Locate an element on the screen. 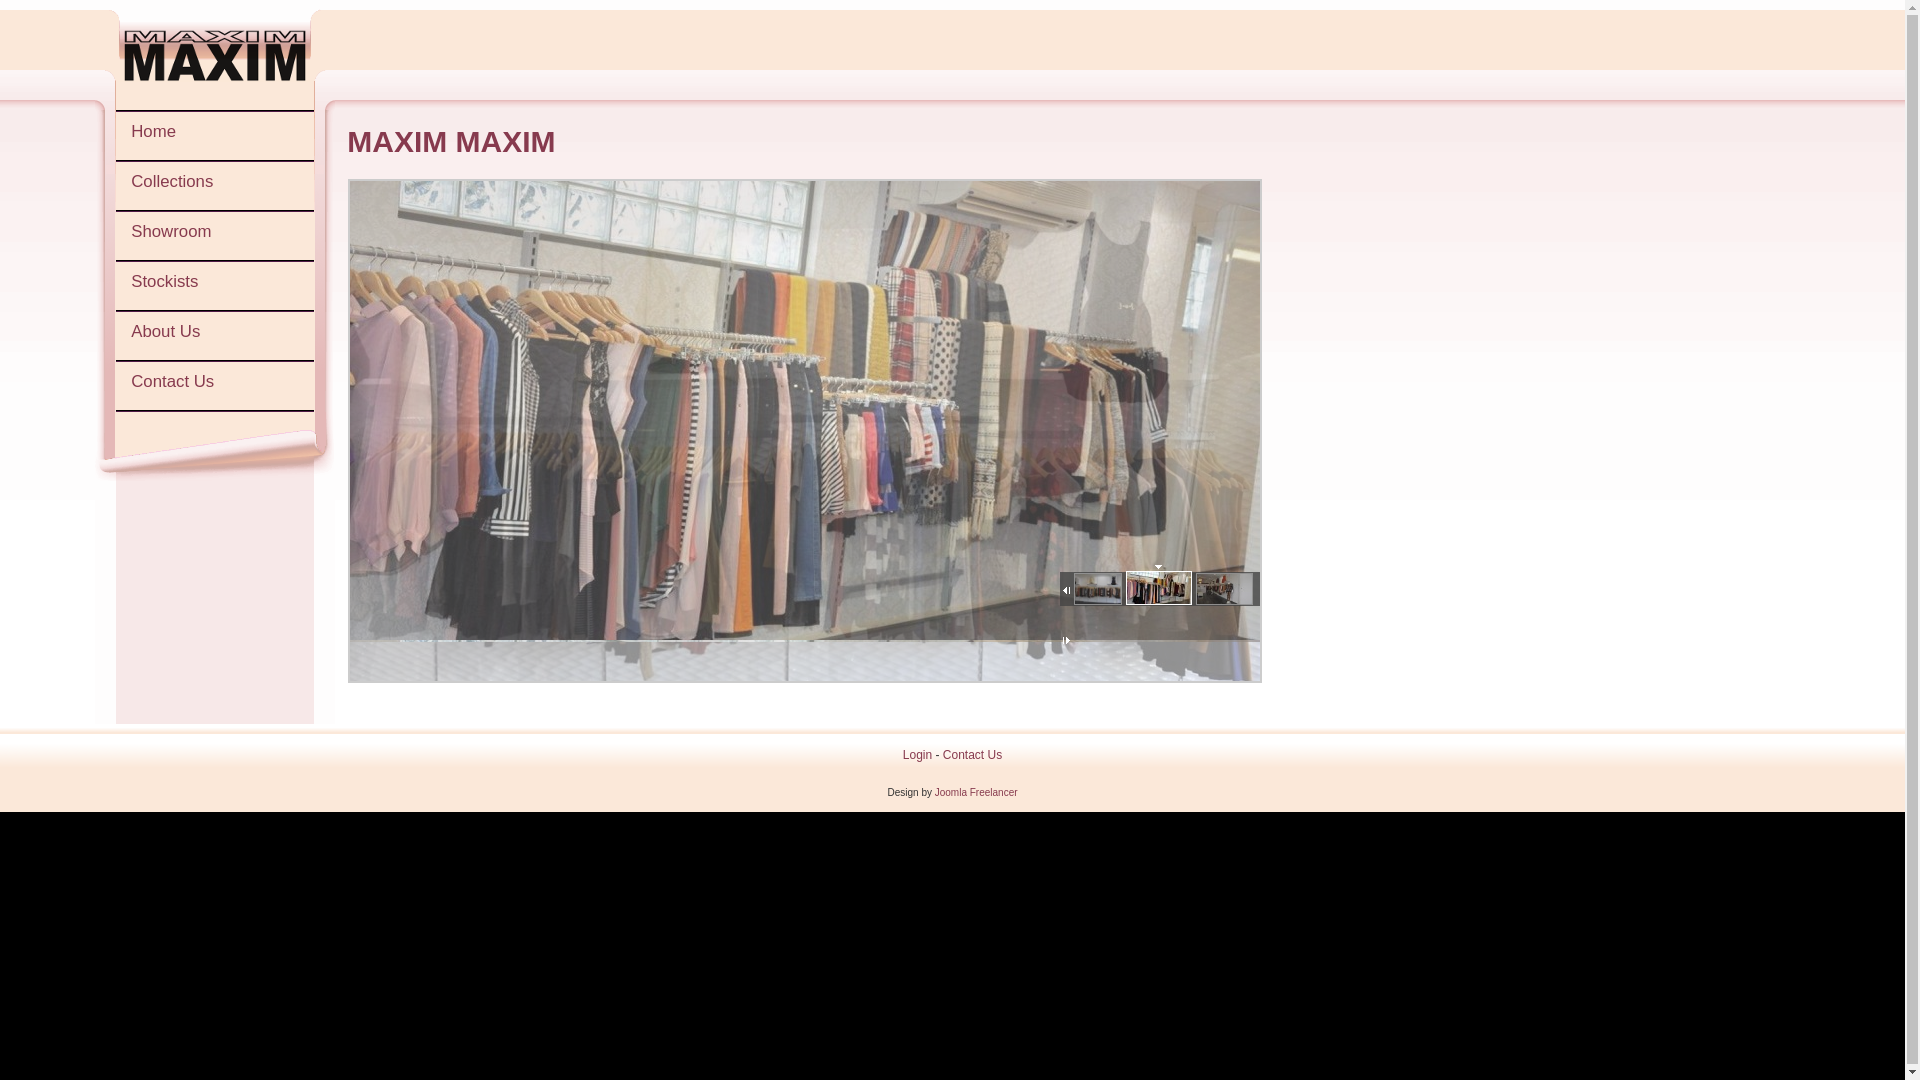  'Home' is located at coordinates (215, 136).